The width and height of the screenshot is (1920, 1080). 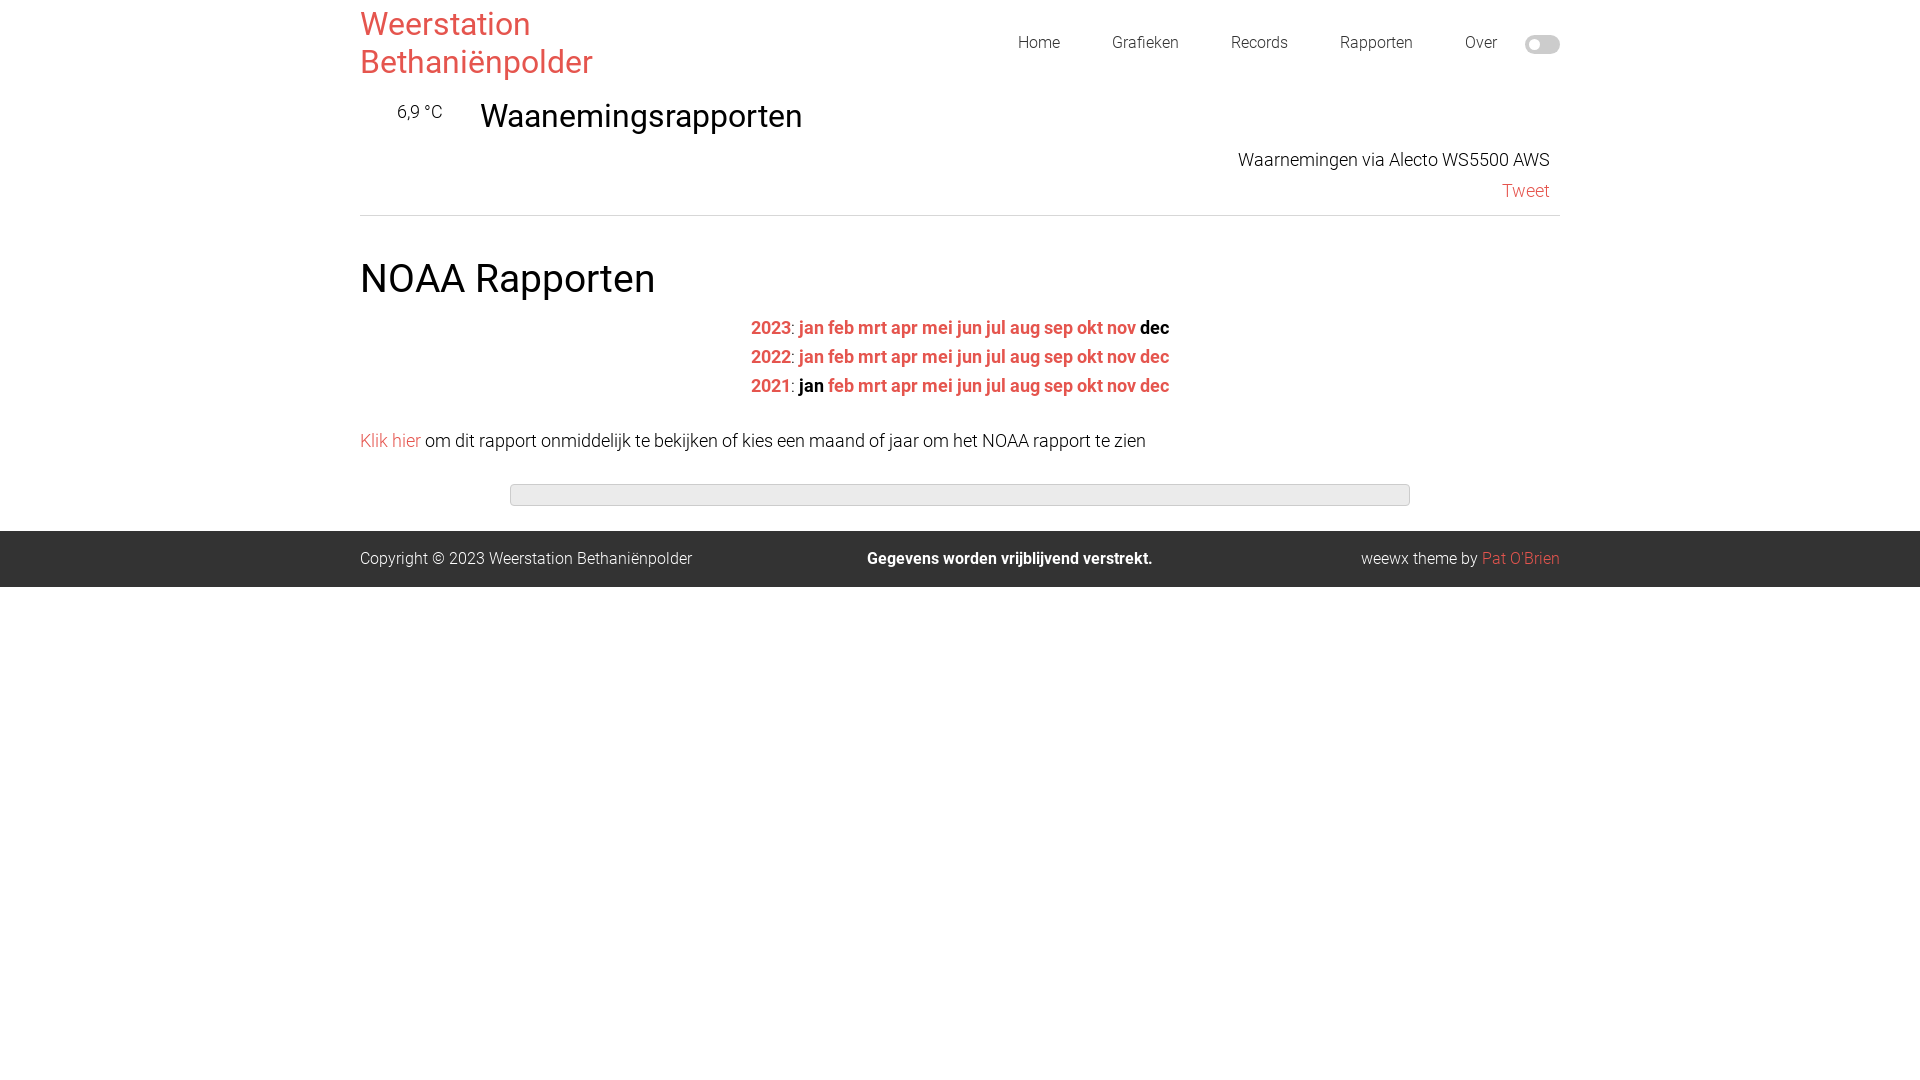 I want to click on 'mrt', so click(x=872, y=326).